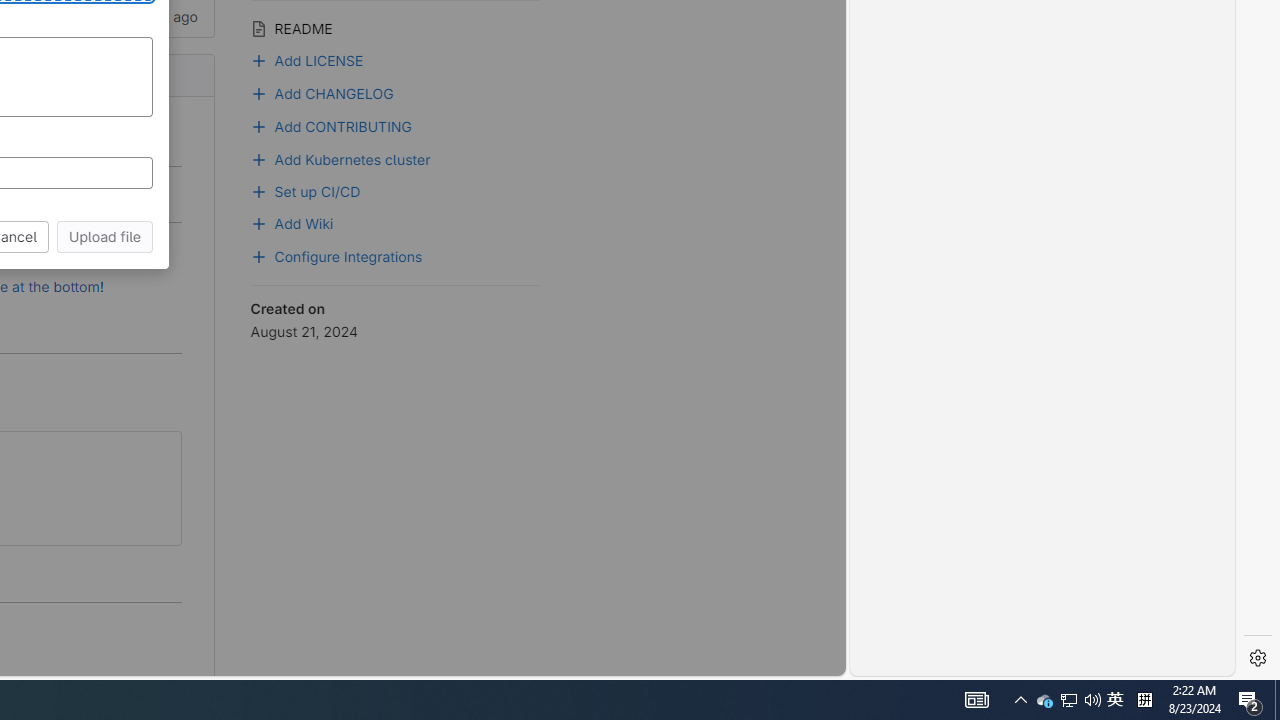  I want to click on 'Add Kubernetes cluster', so click(395, 157).